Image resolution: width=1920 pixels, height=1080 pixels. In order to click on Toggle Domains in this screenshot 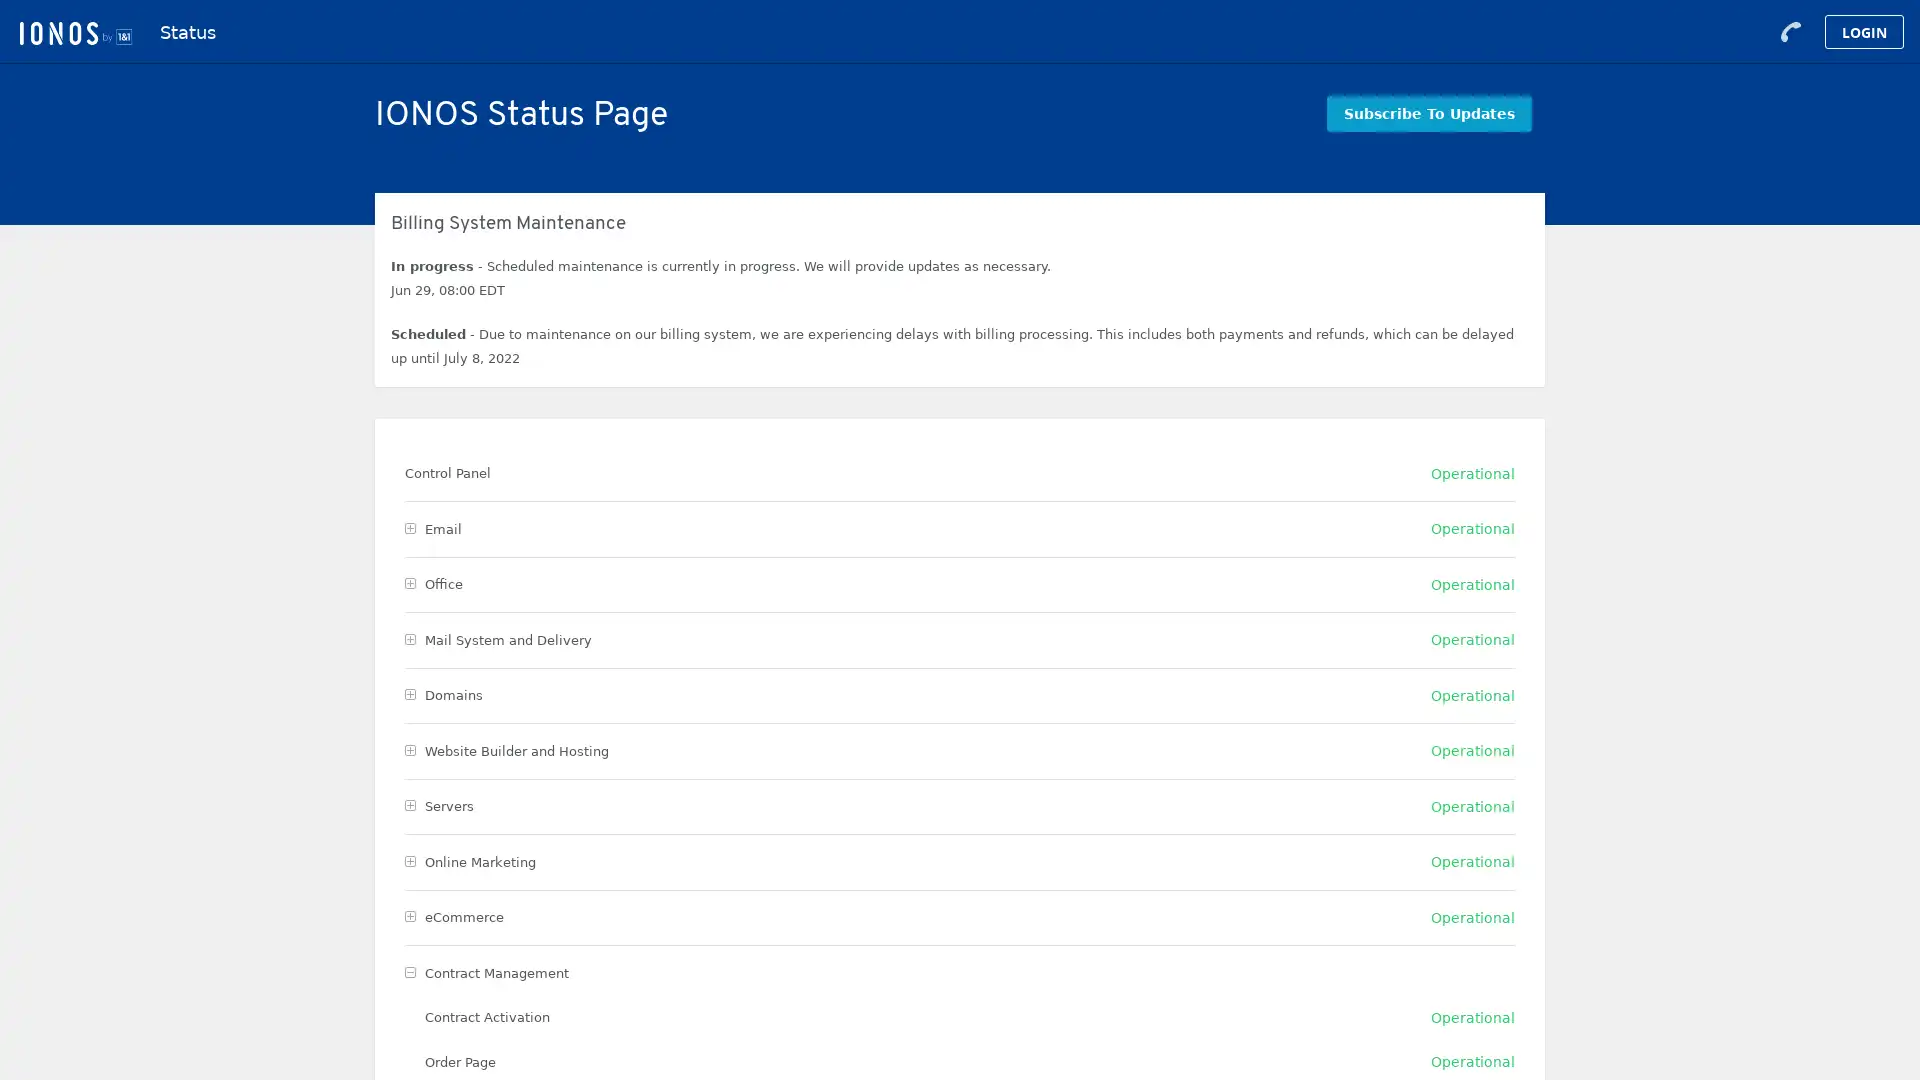, I will do `click(409, 694)`.